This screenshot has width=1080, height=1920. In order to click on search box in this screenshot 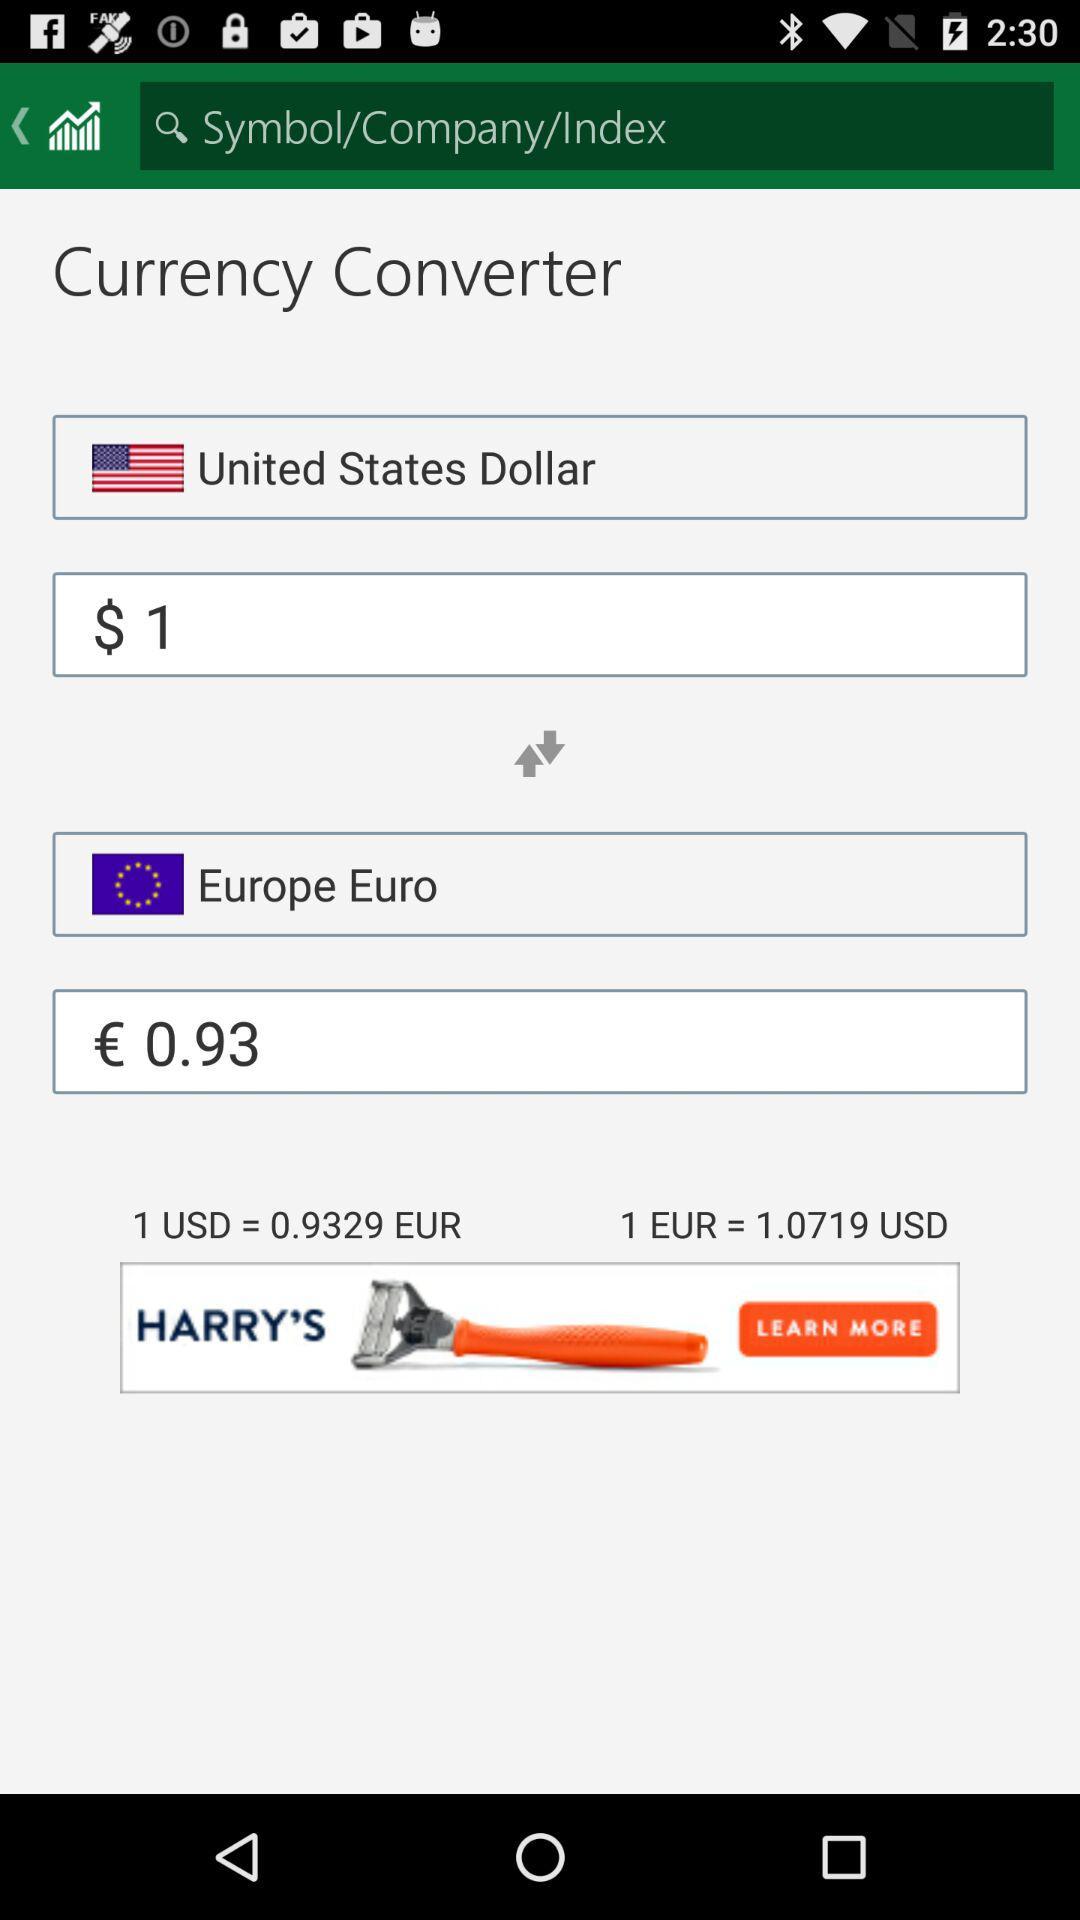, I will do `click(596, 124)`.